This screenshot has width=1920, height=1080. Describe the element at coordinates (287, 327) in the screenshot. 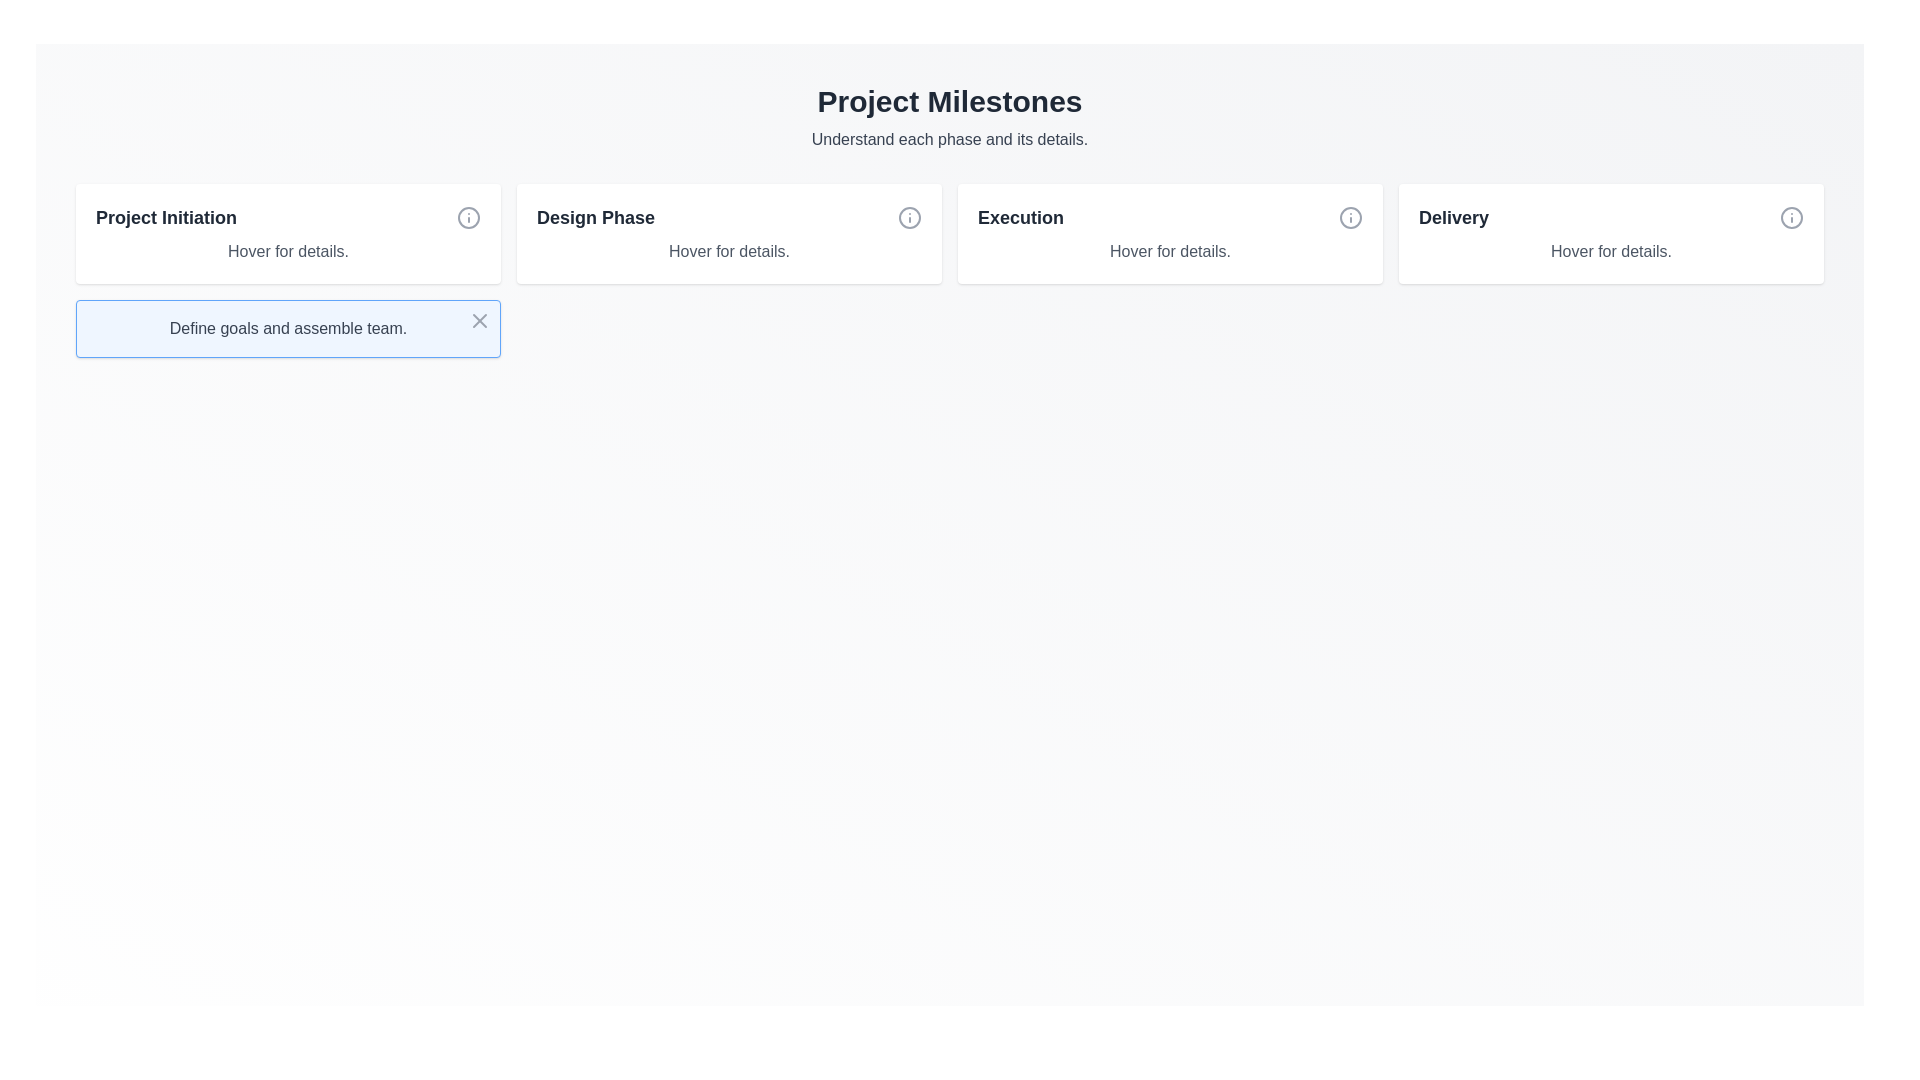

I see `text label located at the center-left of the notification box, which provides a descriptive statement related to the milestone task` at that location.